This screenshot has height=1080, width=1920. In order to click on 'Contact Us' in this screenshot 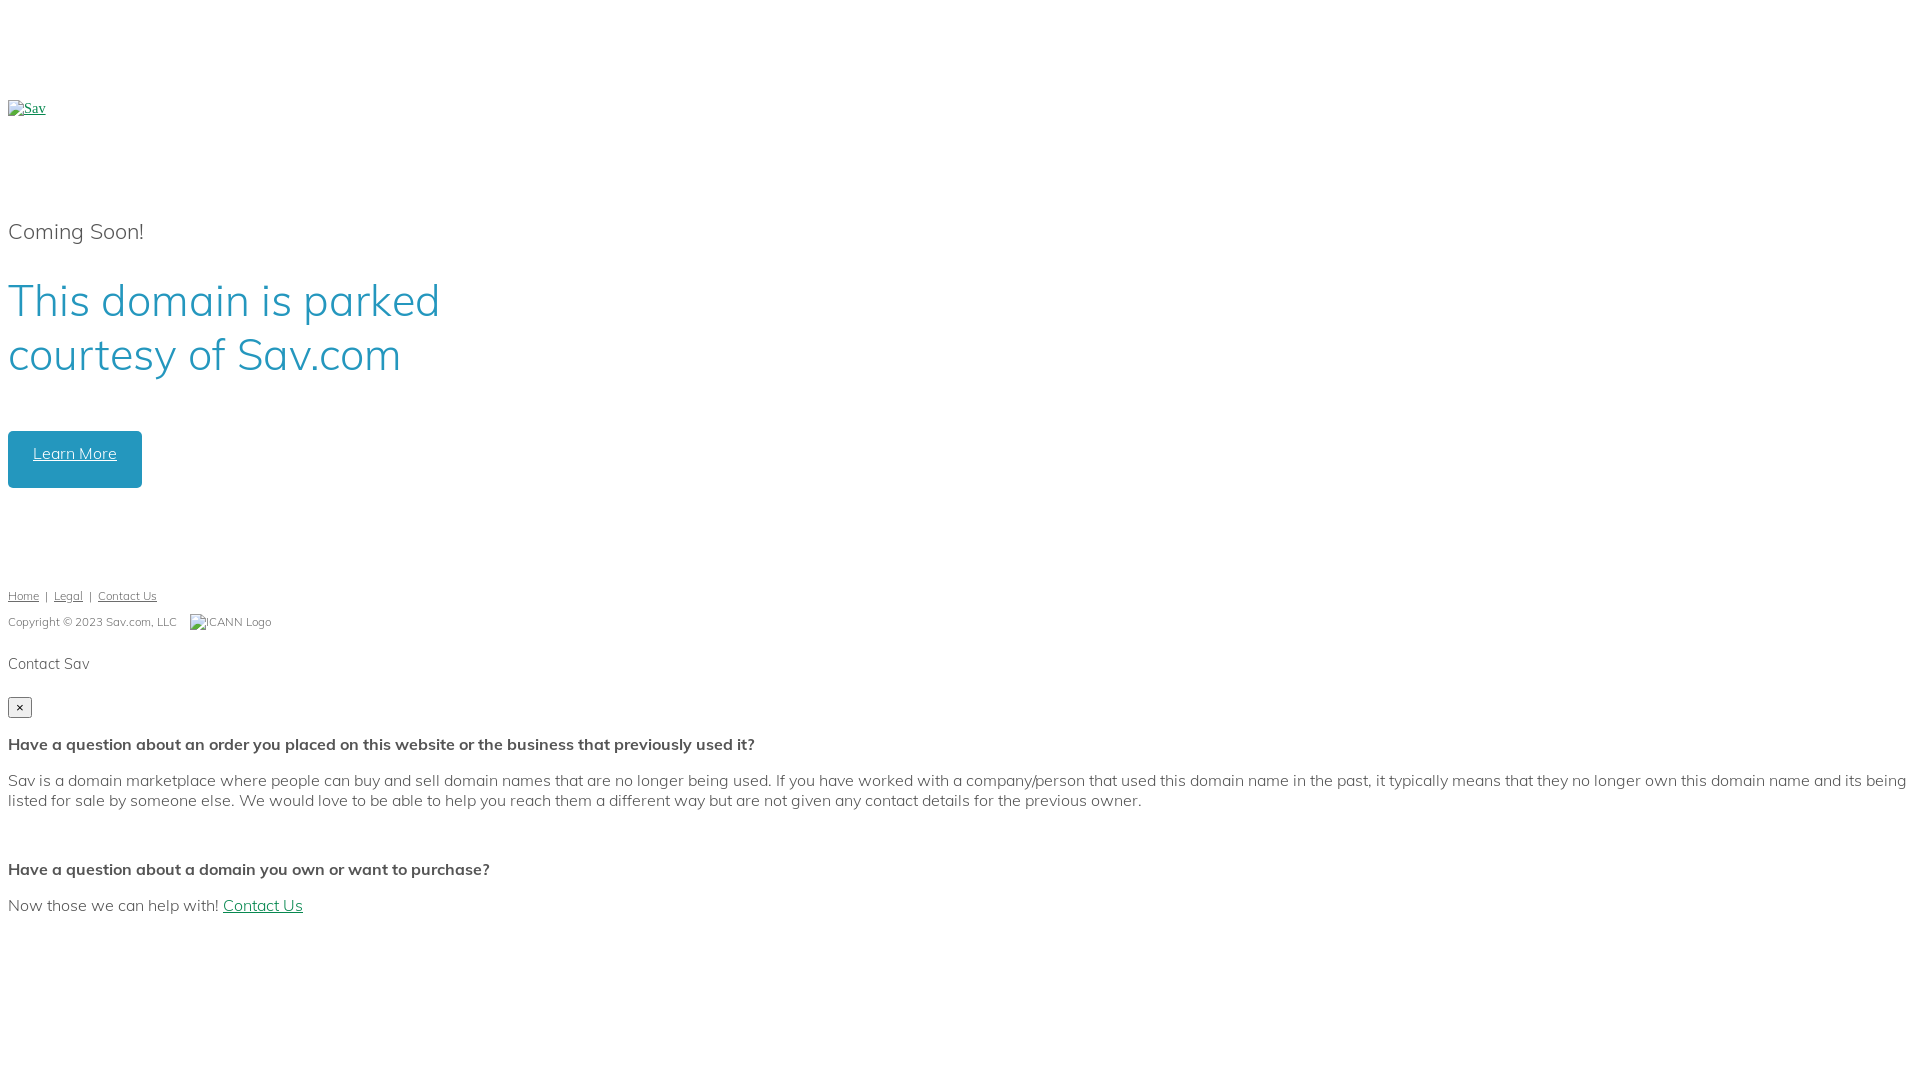, I will do `click(96, 594)`.